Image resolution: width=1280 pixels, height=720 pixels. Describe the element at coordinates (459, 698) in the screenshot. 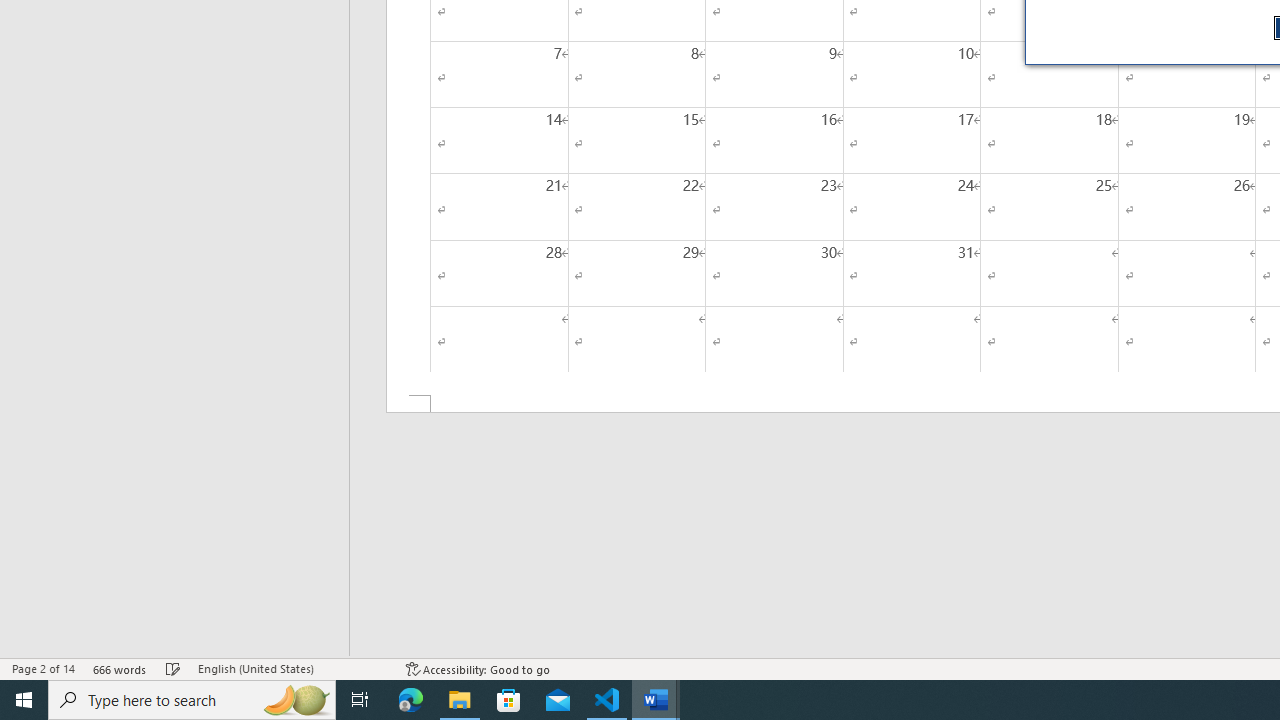

I see `'File Explorer - 1 running window'` at that location.